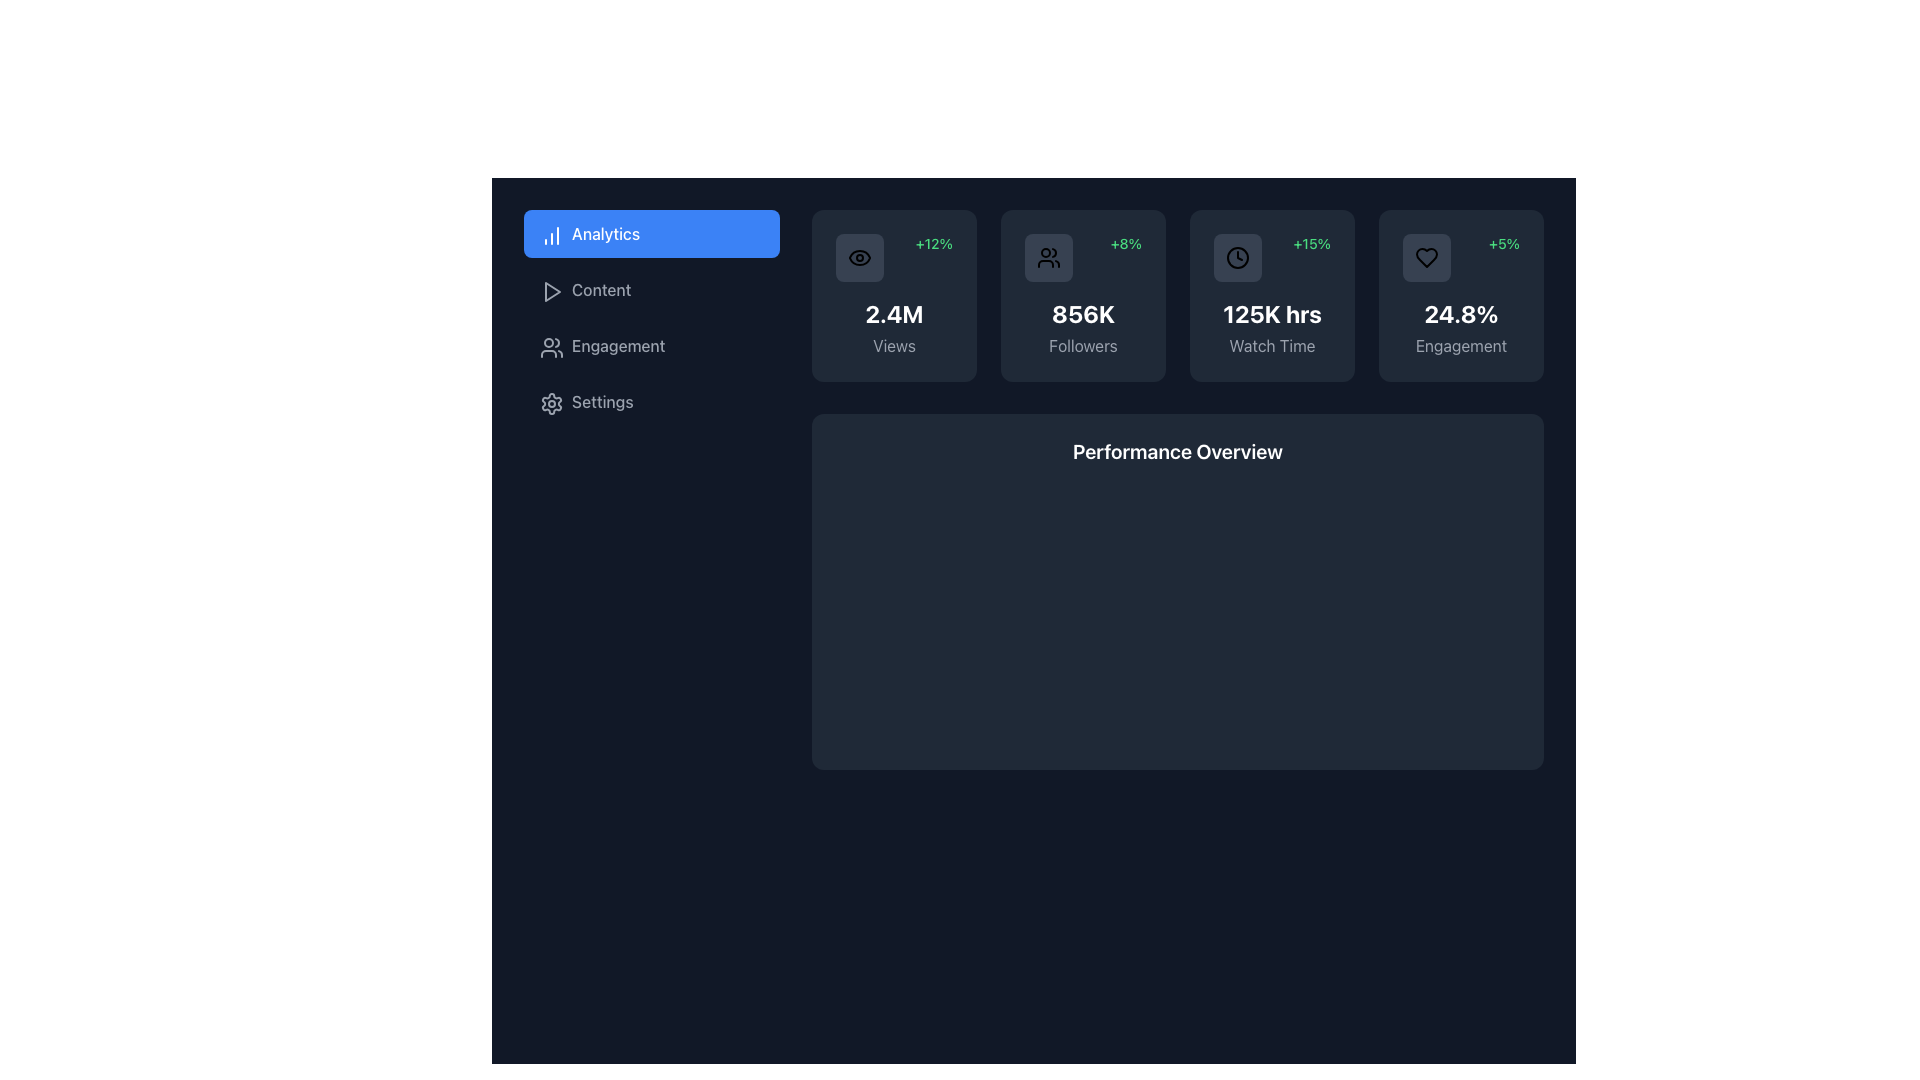  I want to click on the 'Analytics' text label in the navigation menu, so click(604, 233).